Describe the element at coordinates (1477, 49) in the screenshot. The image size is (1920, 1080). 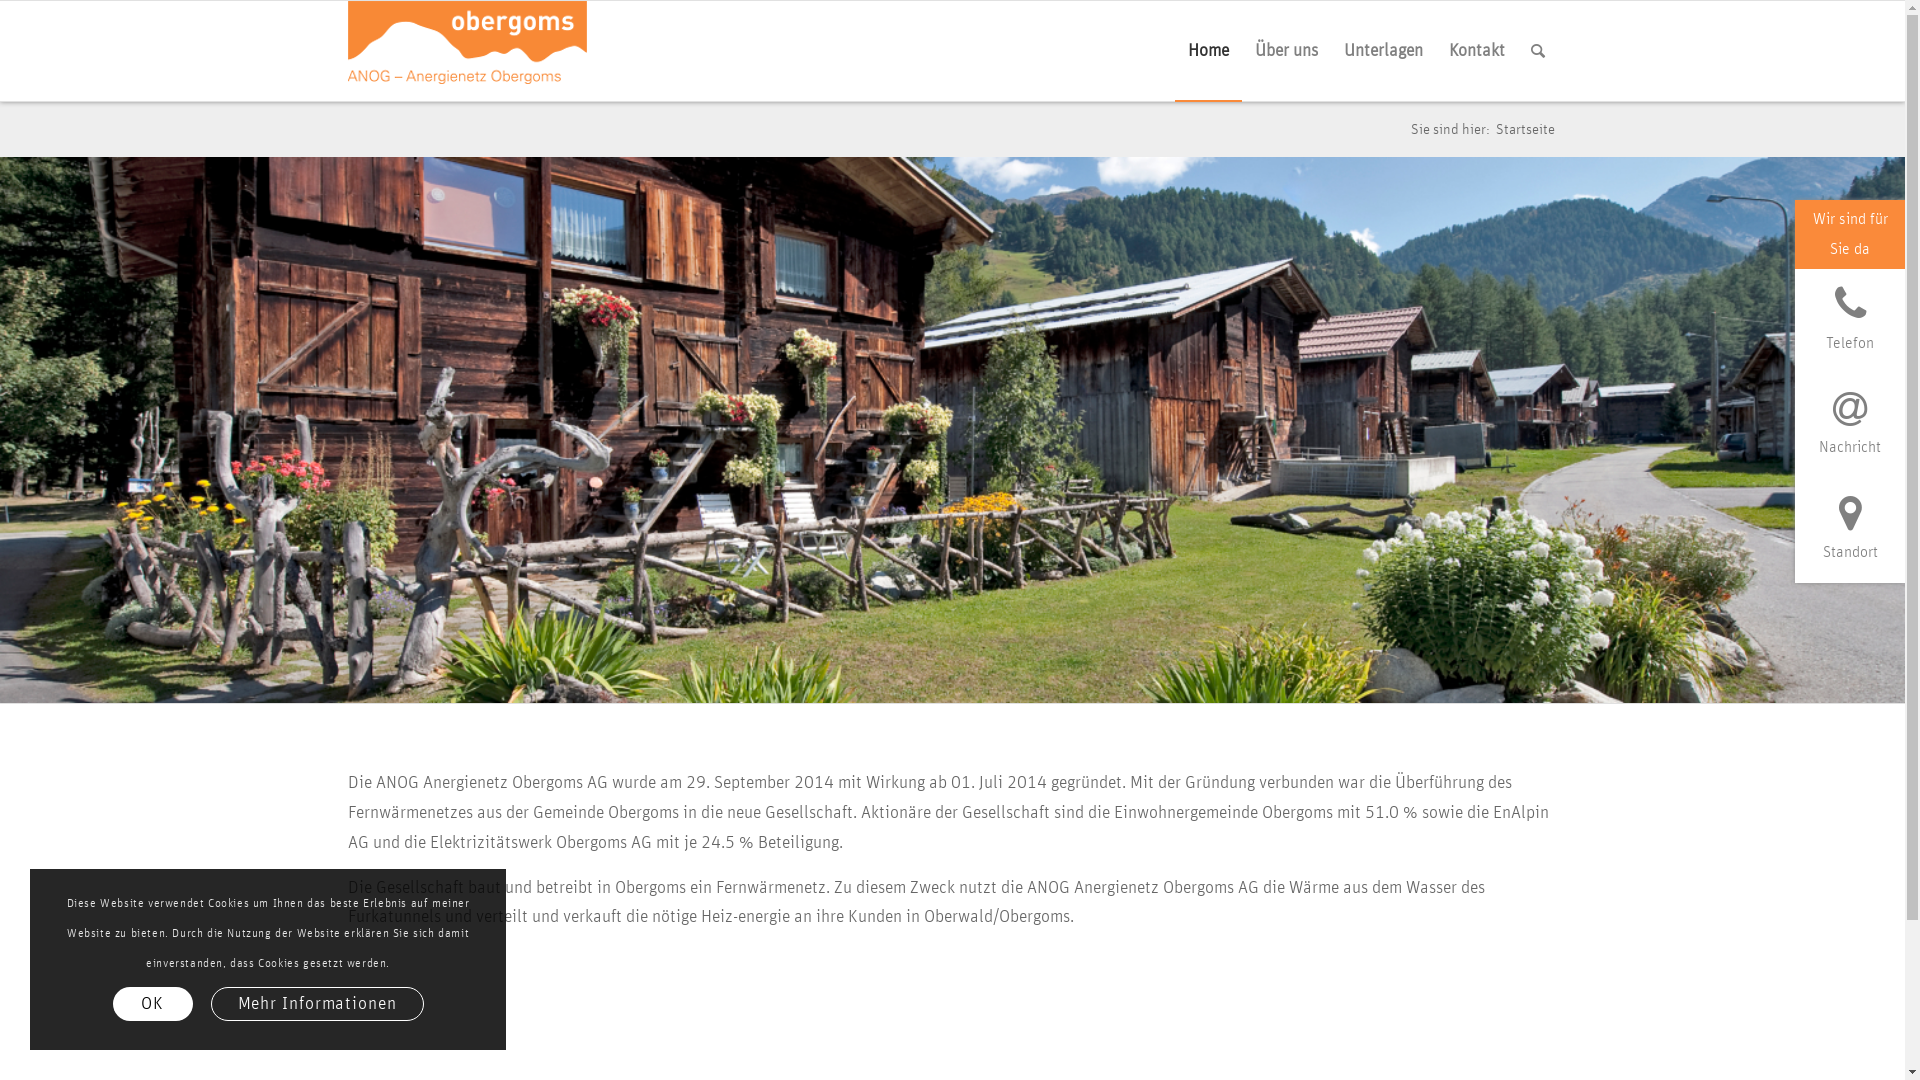
I see `'Kontakt'` at that location.